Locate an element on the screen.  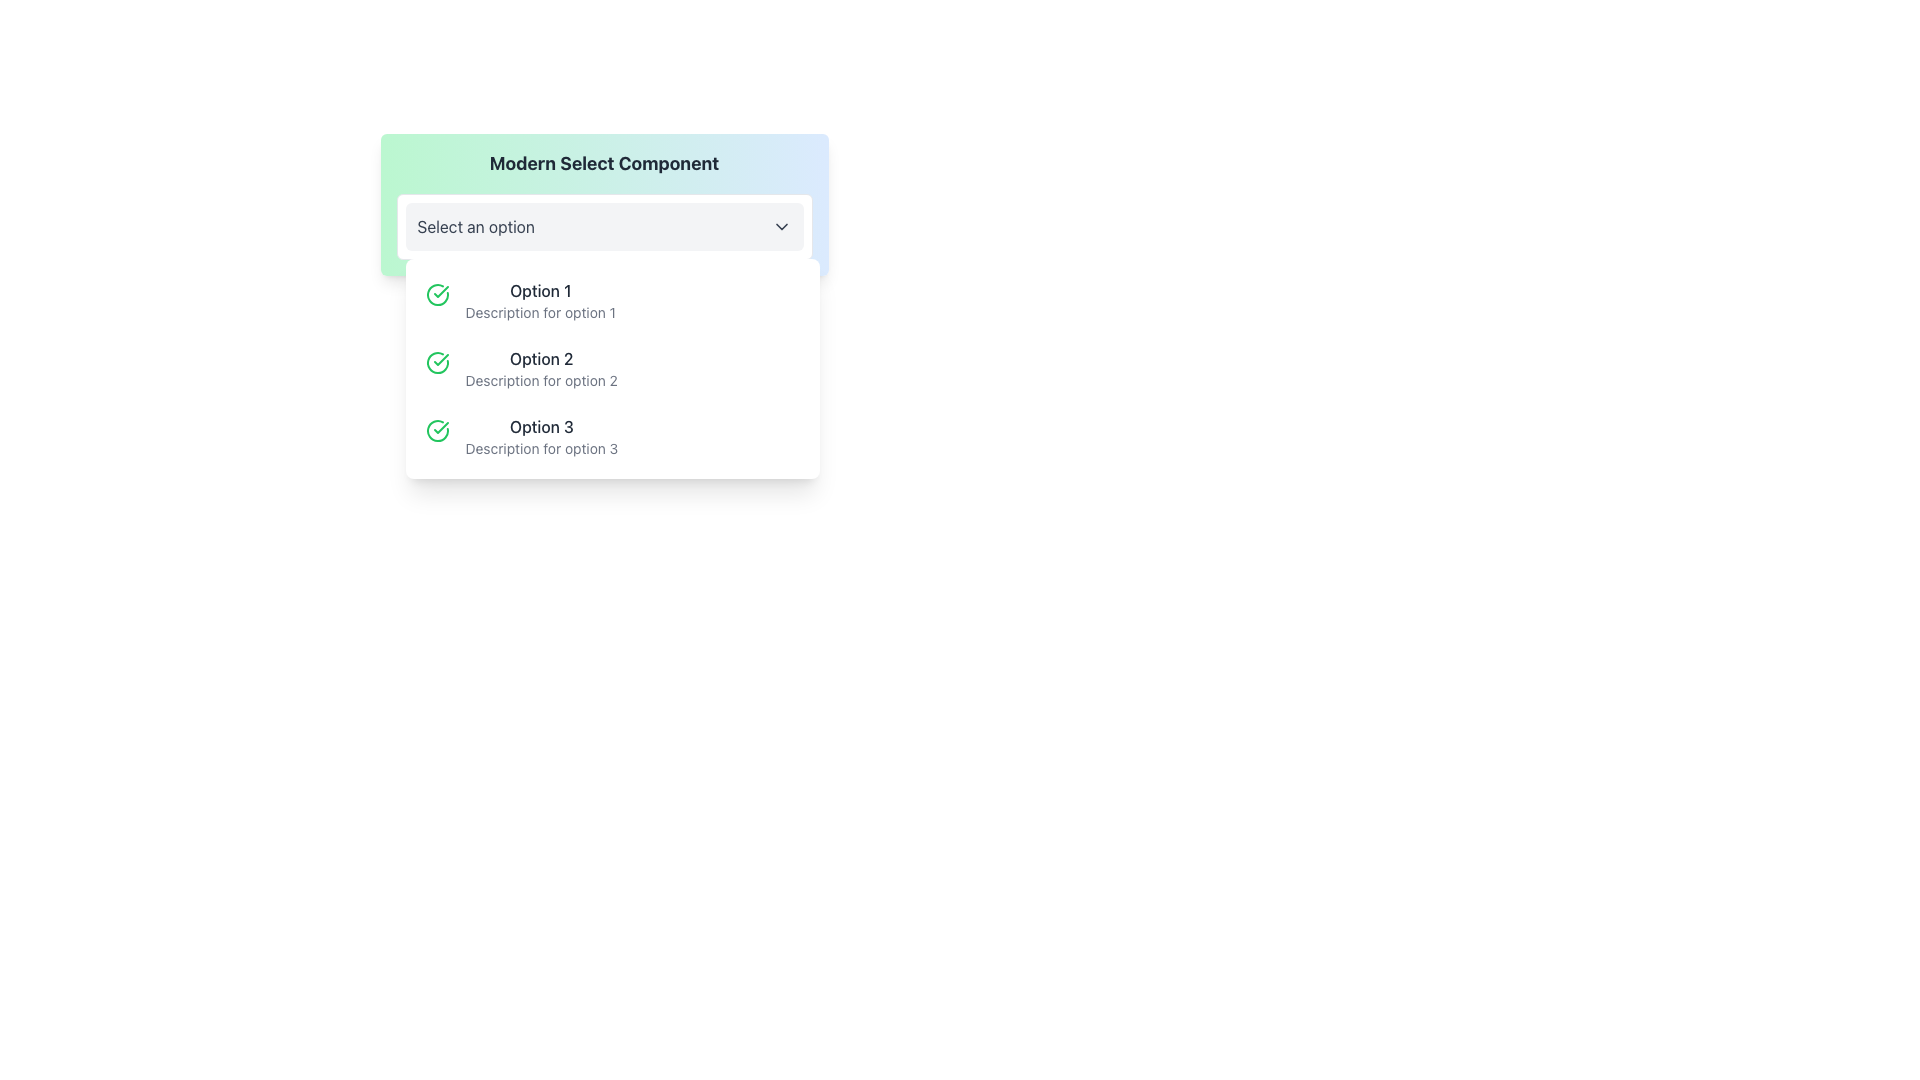
the descriptive text label located below 'Option 1' in the dropdown menu, which provides additional information for the corresponding option is located at coordinates (540, 312).